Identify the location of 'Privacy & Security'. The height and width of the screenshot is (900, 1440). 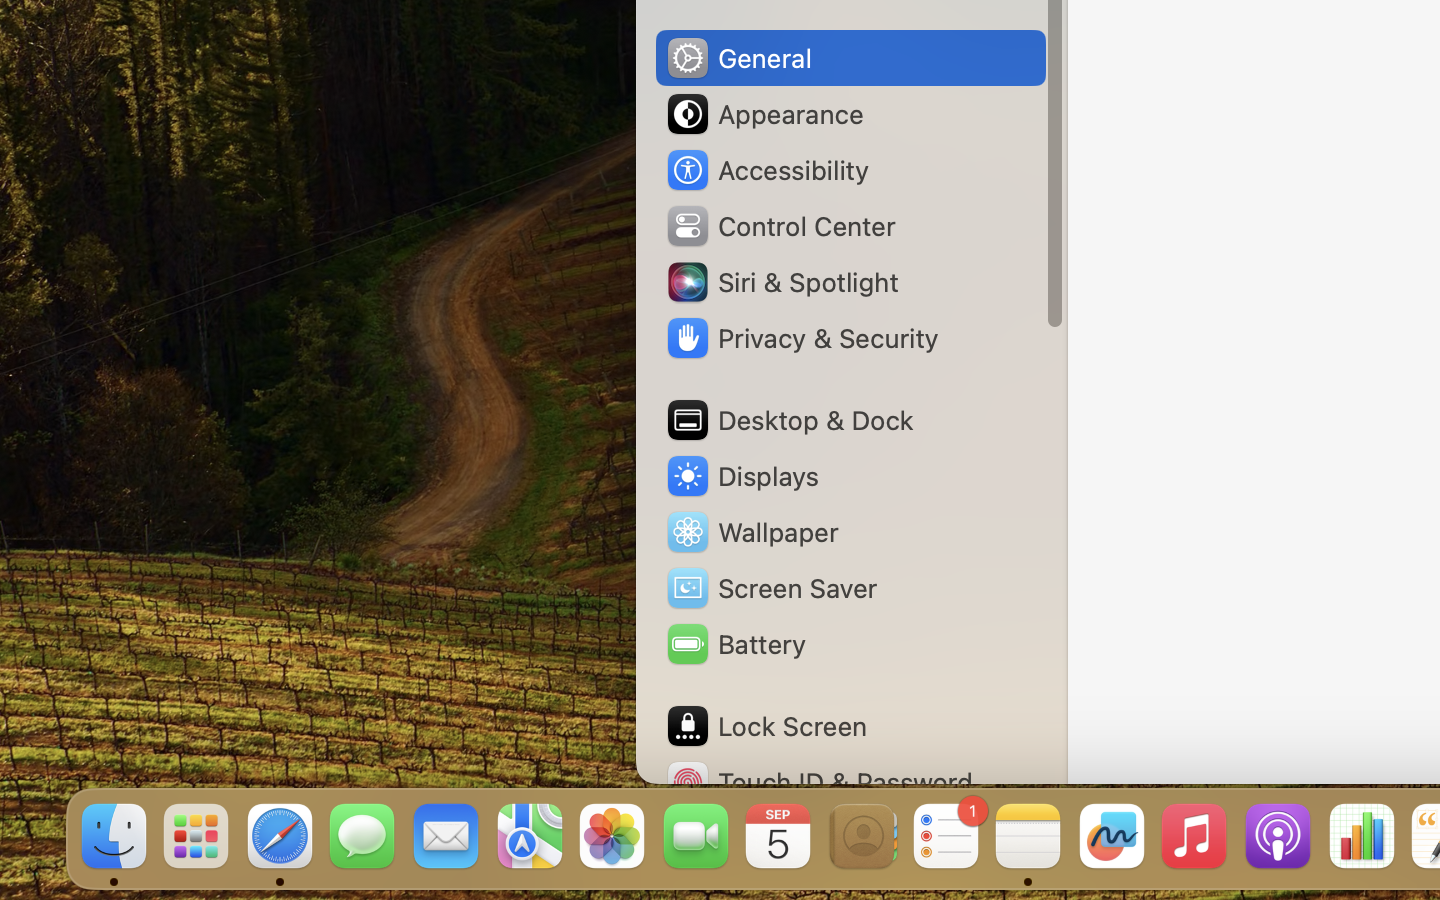
(801, 338).